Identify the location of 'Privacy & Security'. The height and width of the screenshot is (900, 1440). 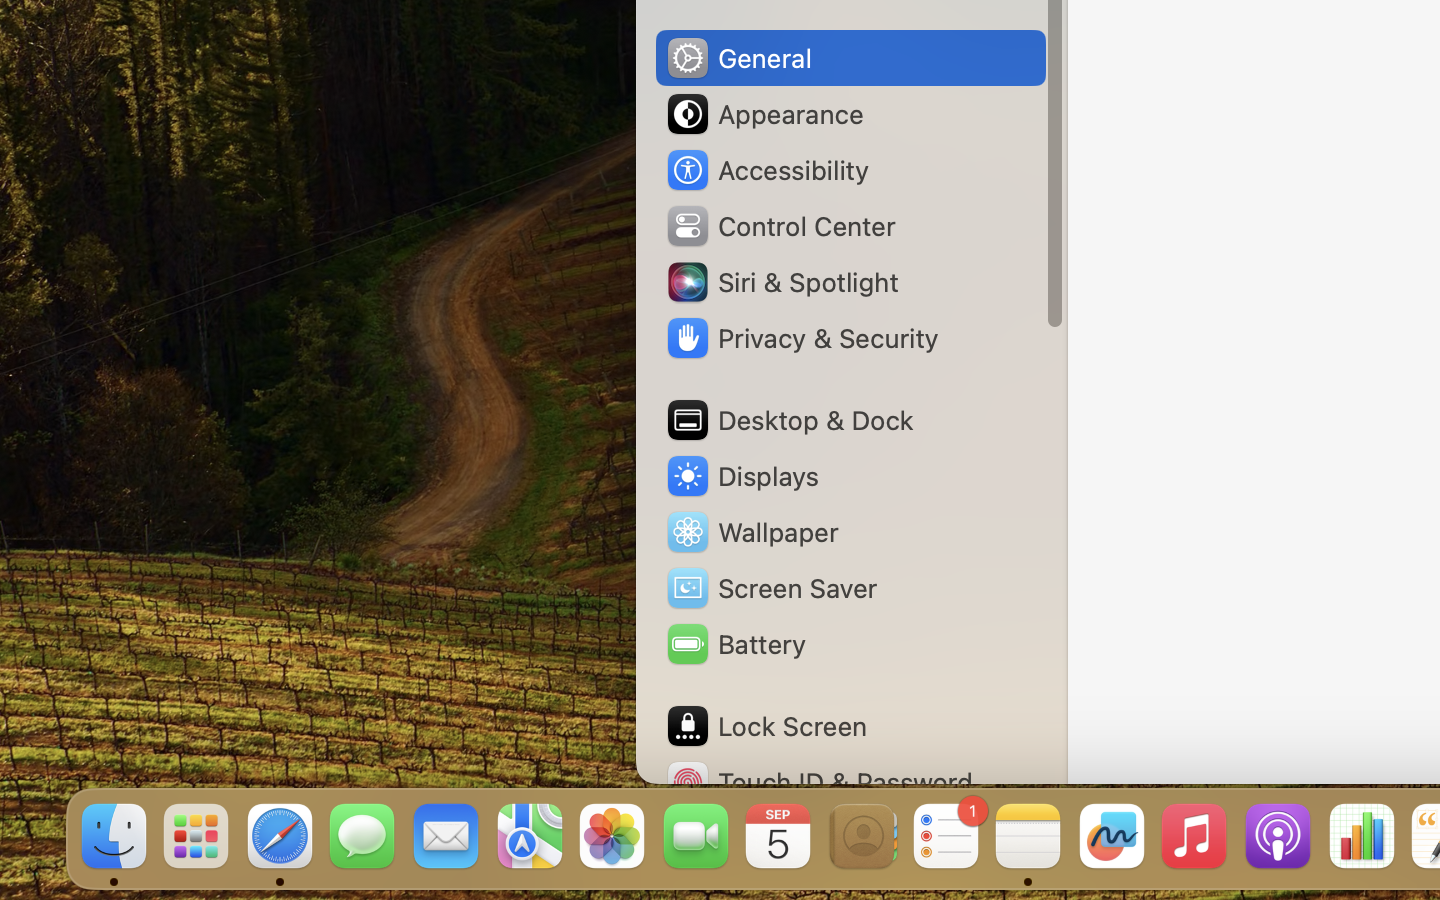
(801, 338).